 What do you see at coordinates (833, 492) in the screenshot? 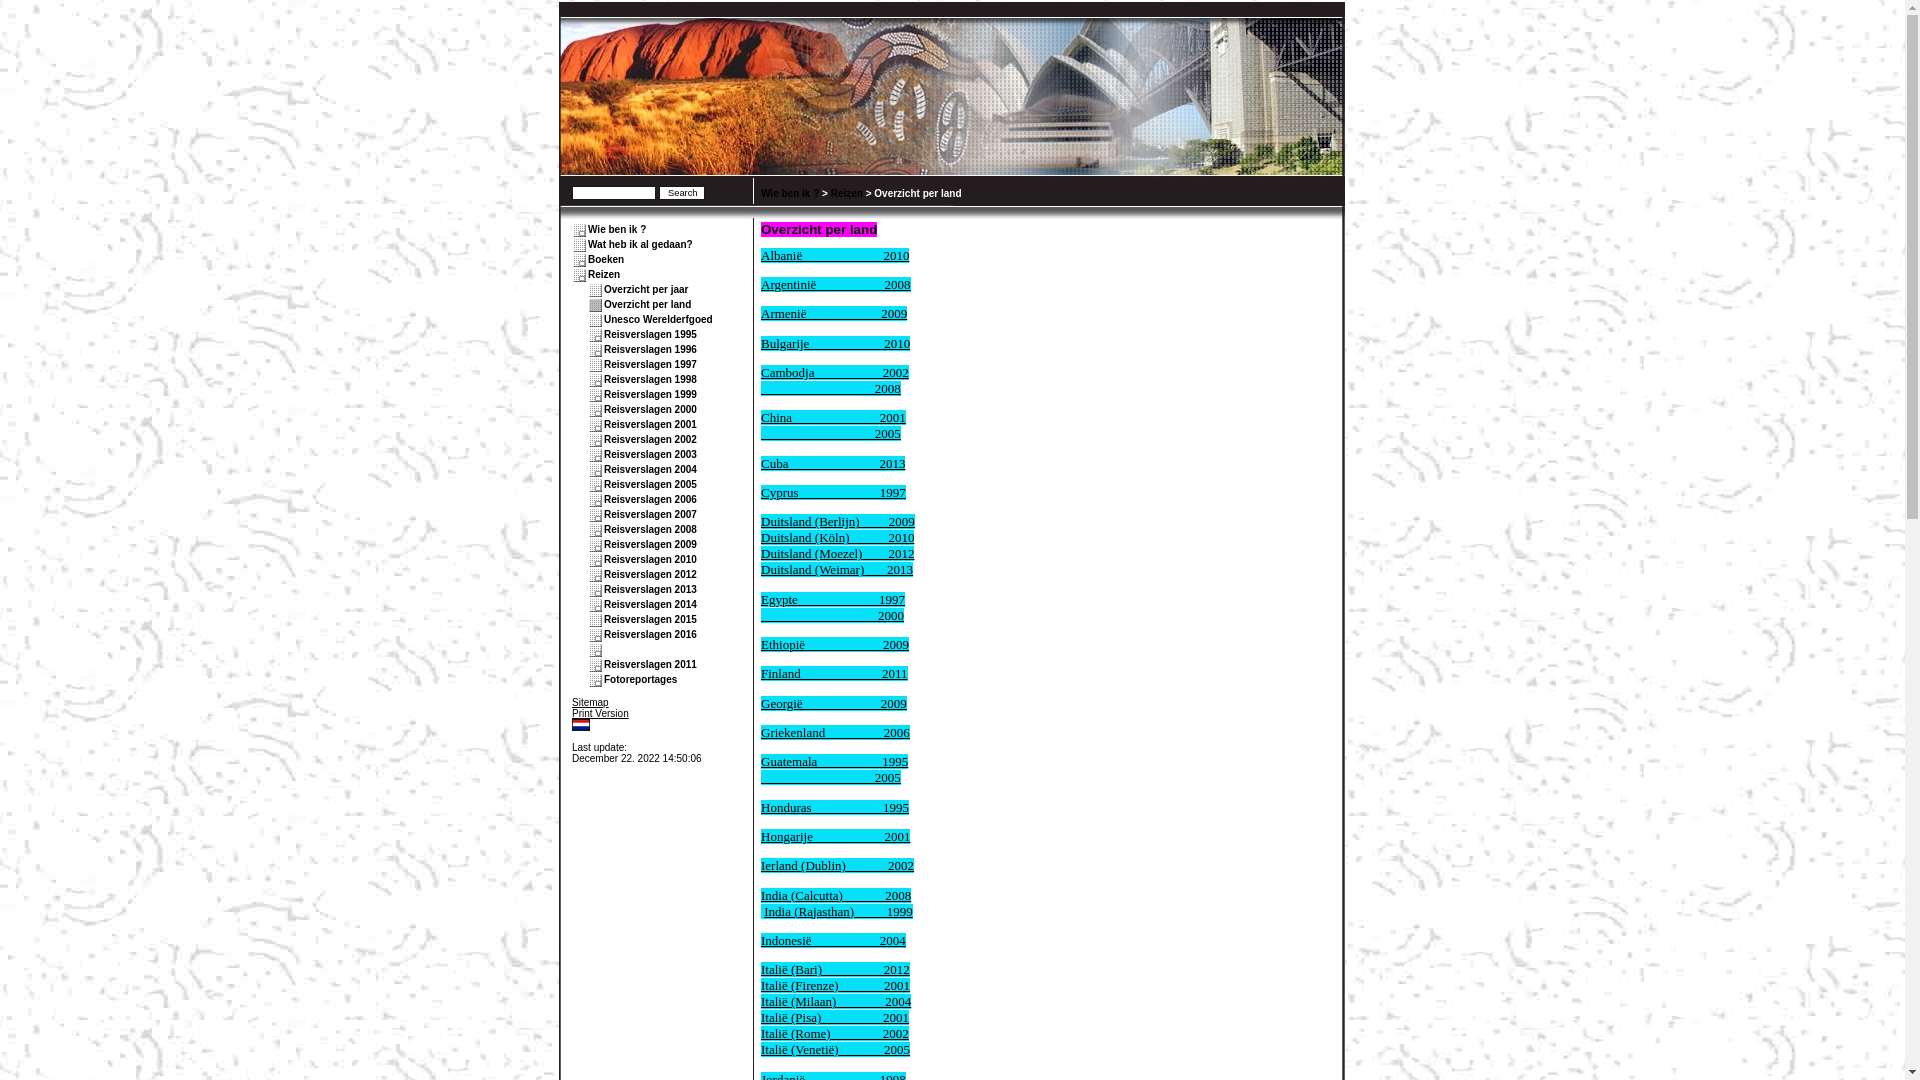
I see `'Cyprus                         1997'` at bounding box center [833, 492].